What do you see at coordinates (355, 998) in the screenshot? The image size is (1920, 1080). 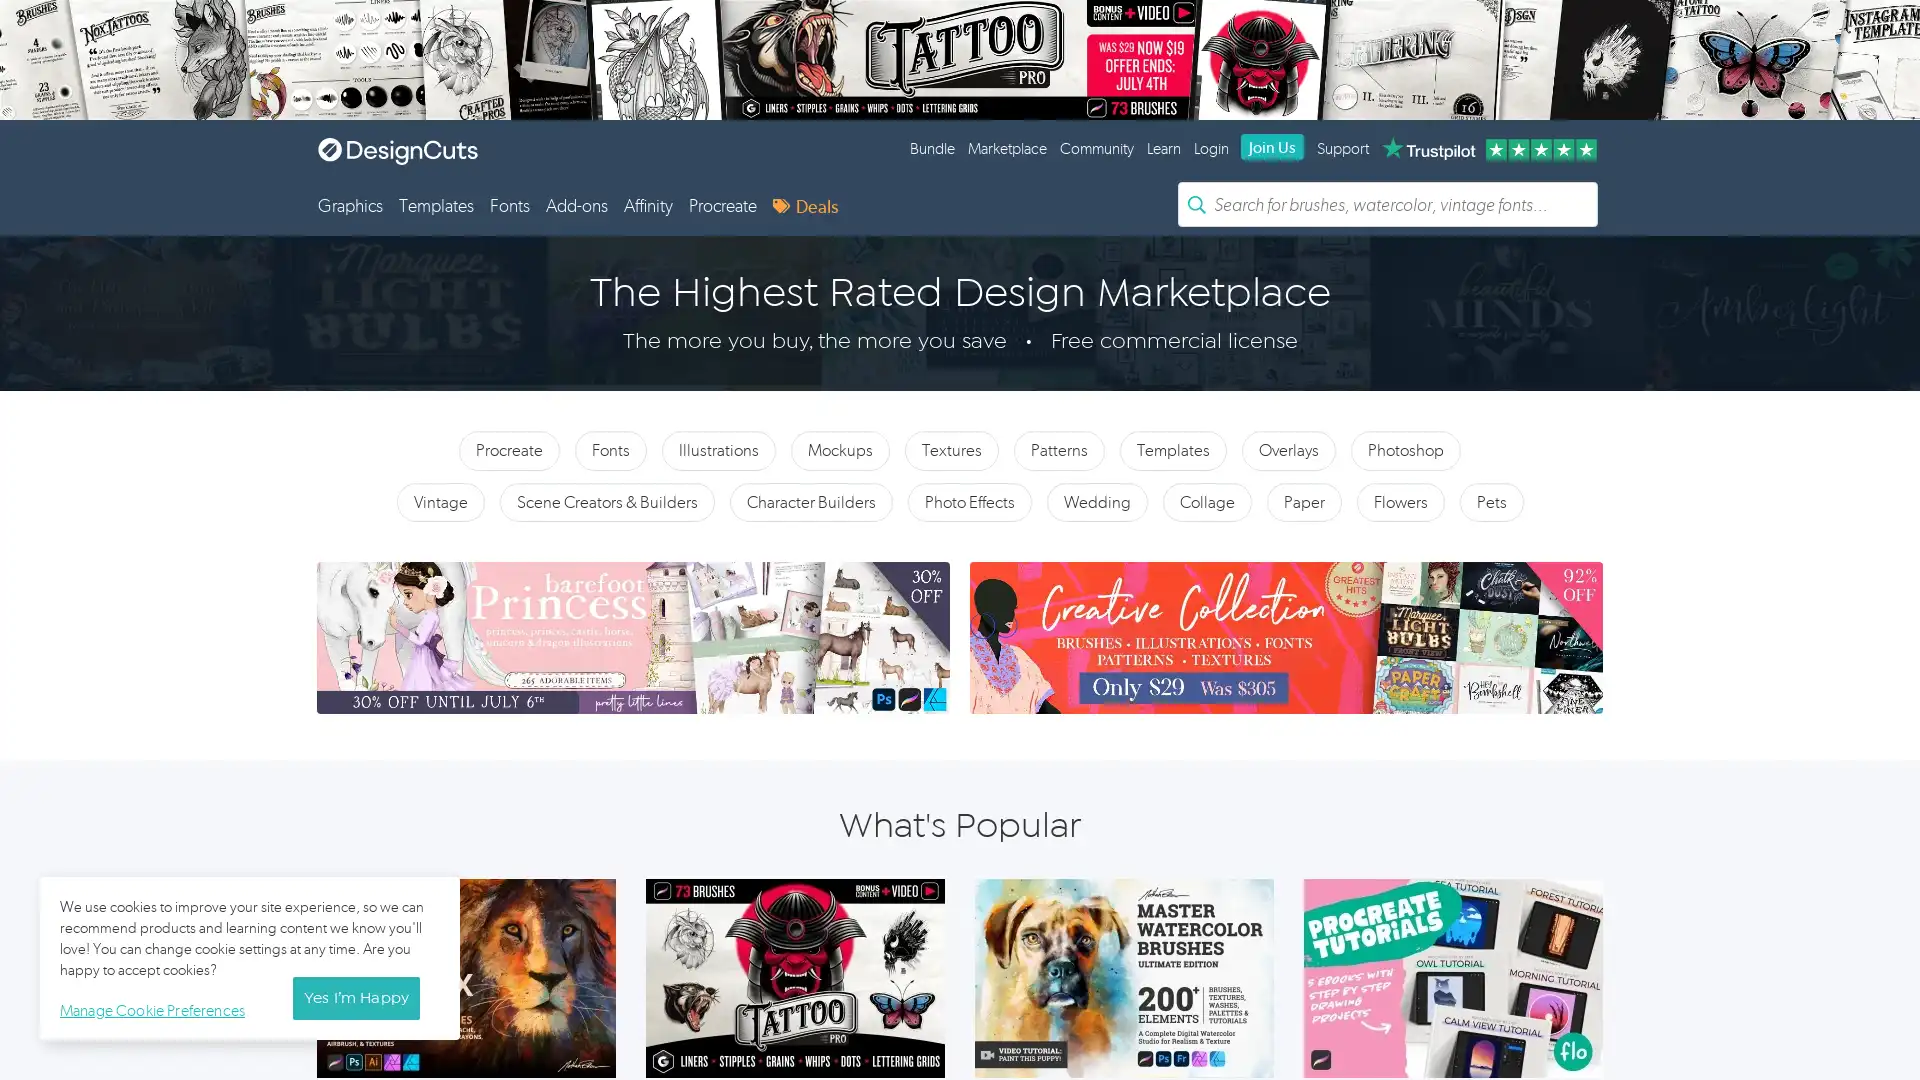 I see `Yes Im Happy` at bounding box center [355, 998].